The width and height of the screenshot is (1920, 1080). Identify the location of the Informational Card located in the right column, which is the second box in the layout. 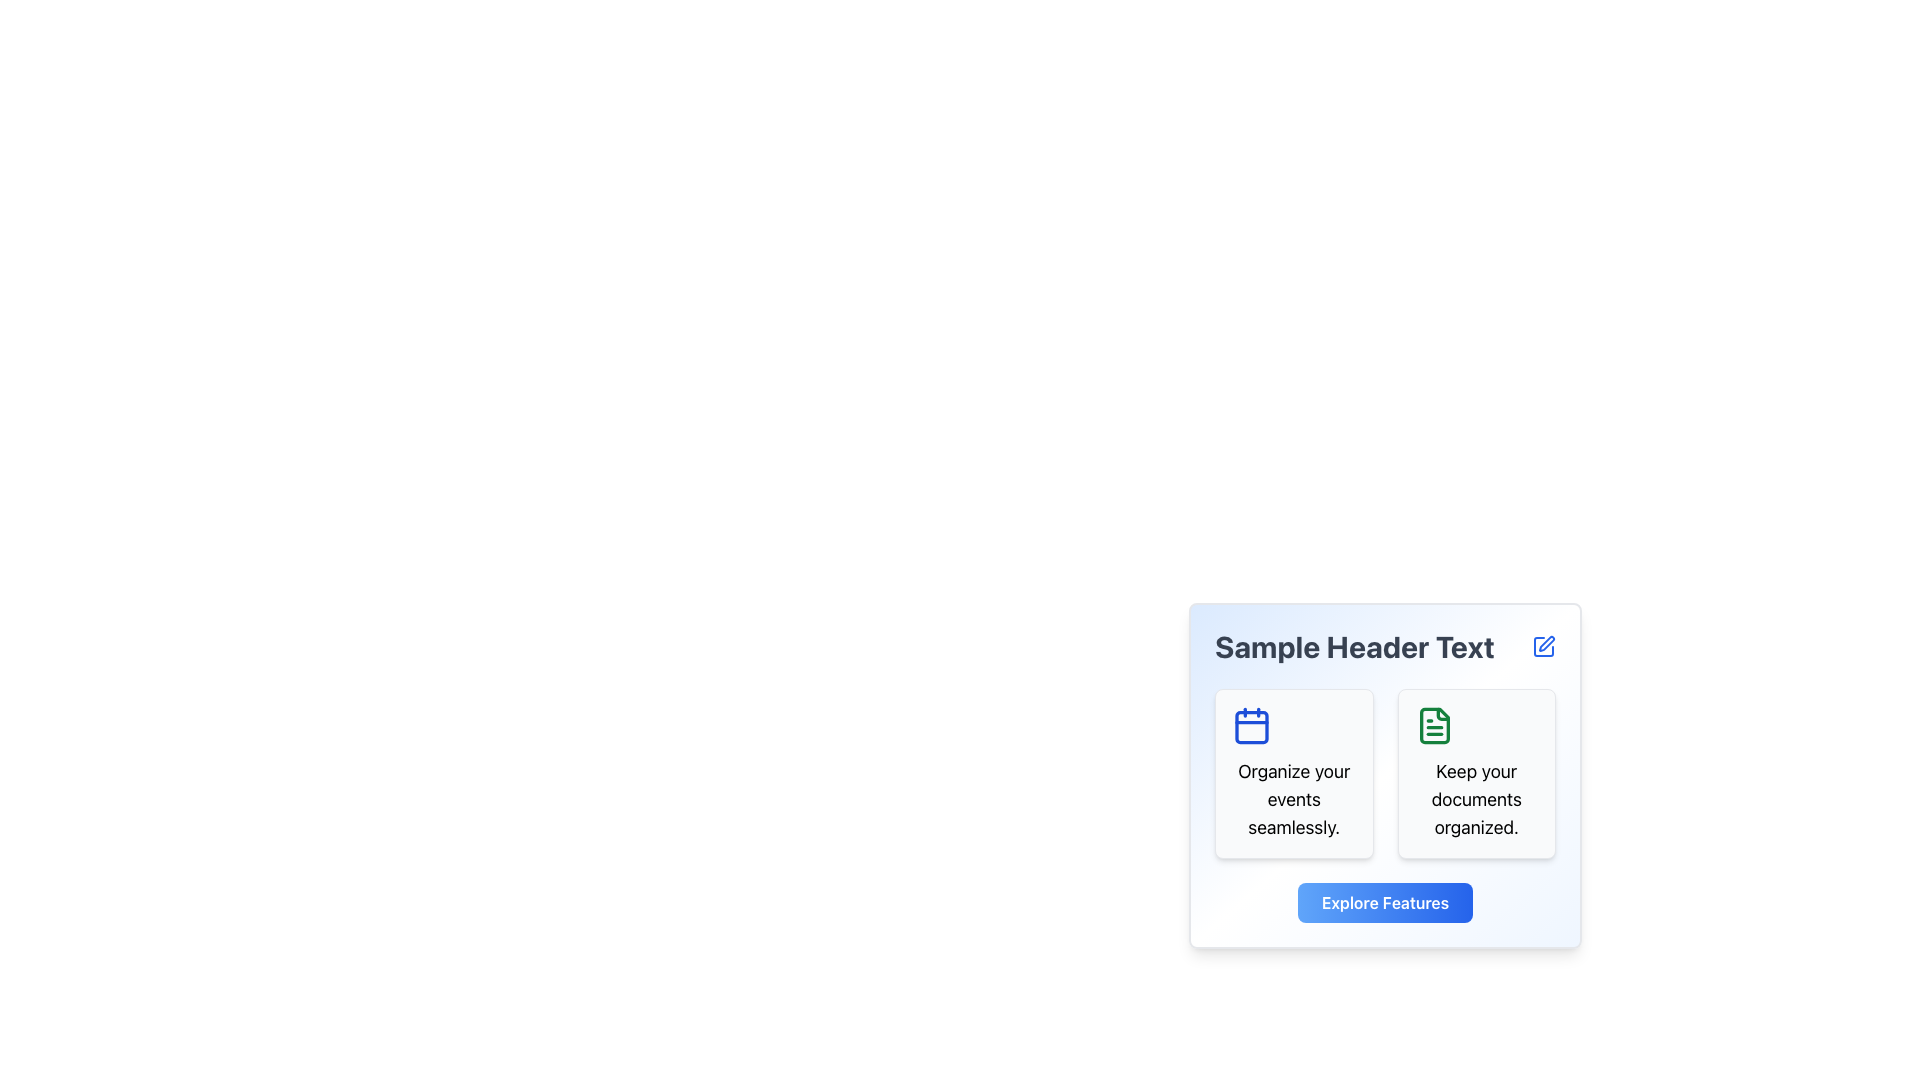
(1476, 773).